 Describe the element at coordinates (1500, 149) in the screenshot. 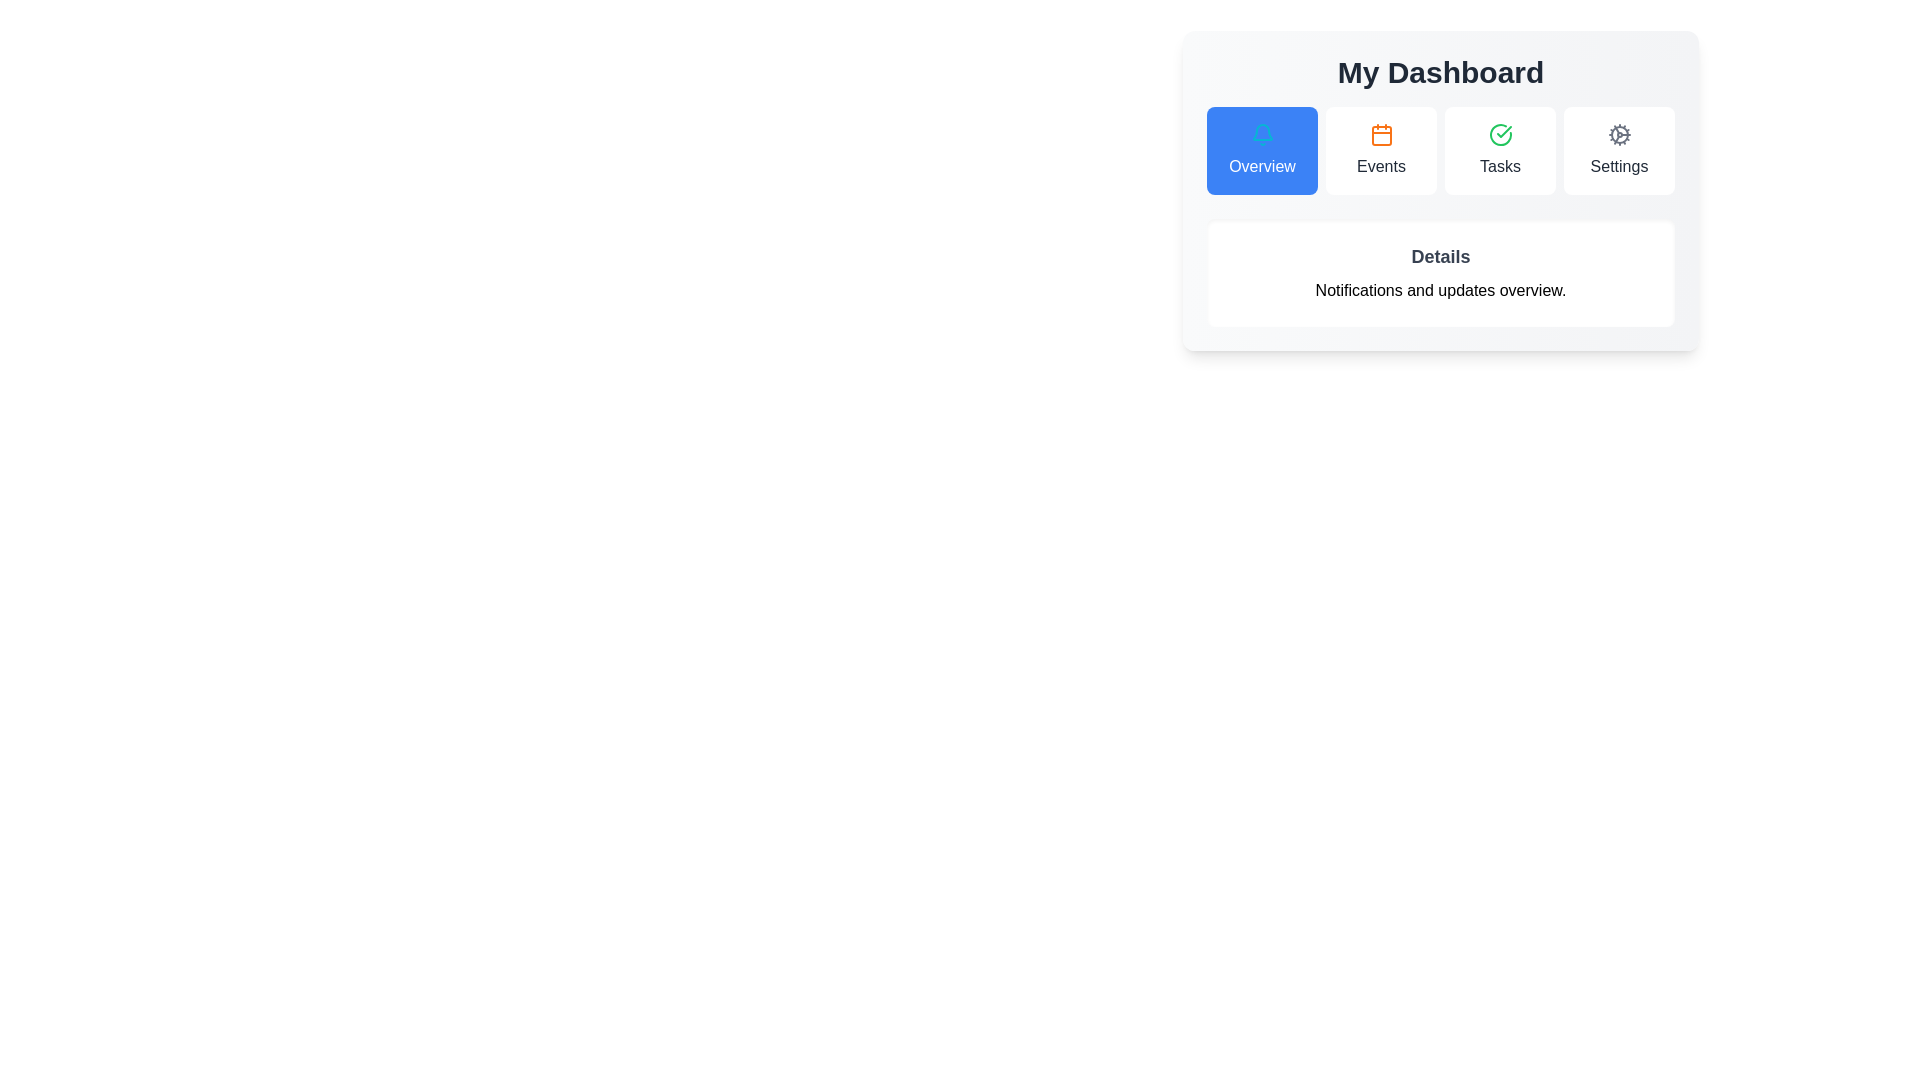

I see `the tab button labeled Tasks` at that location.